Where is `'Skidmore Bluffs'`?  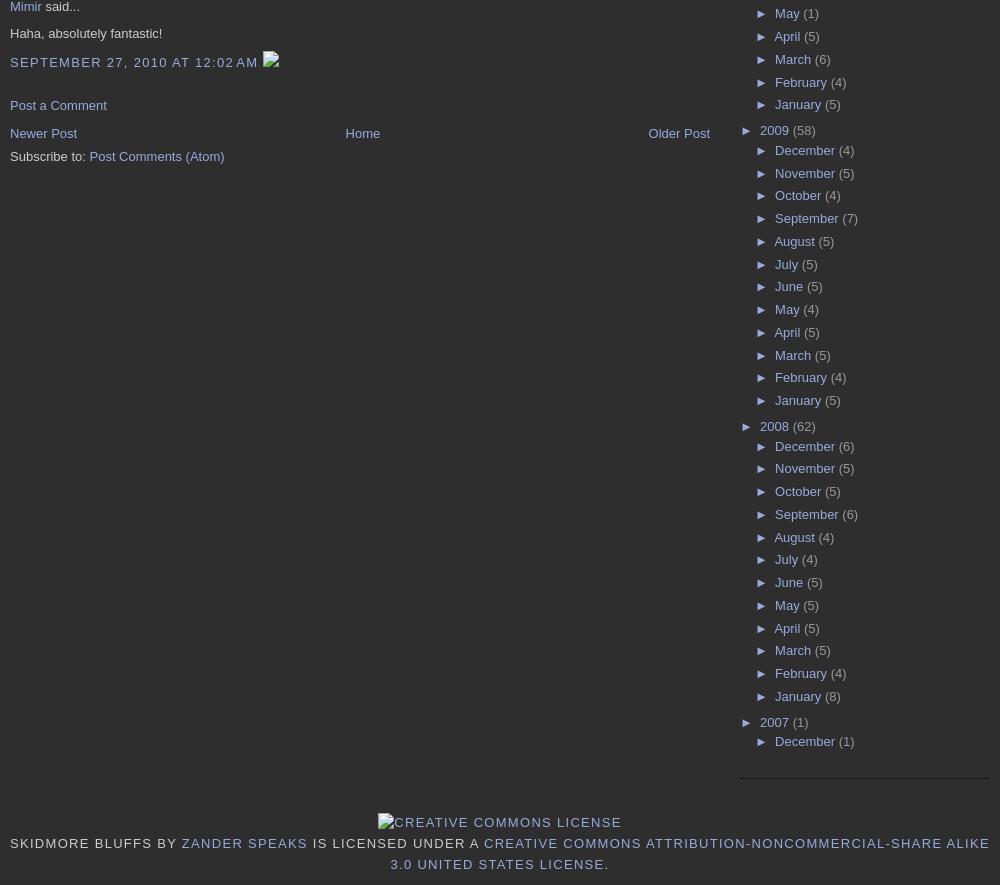
'Skidmore Bluffs' is located at coordinates (10, 843).